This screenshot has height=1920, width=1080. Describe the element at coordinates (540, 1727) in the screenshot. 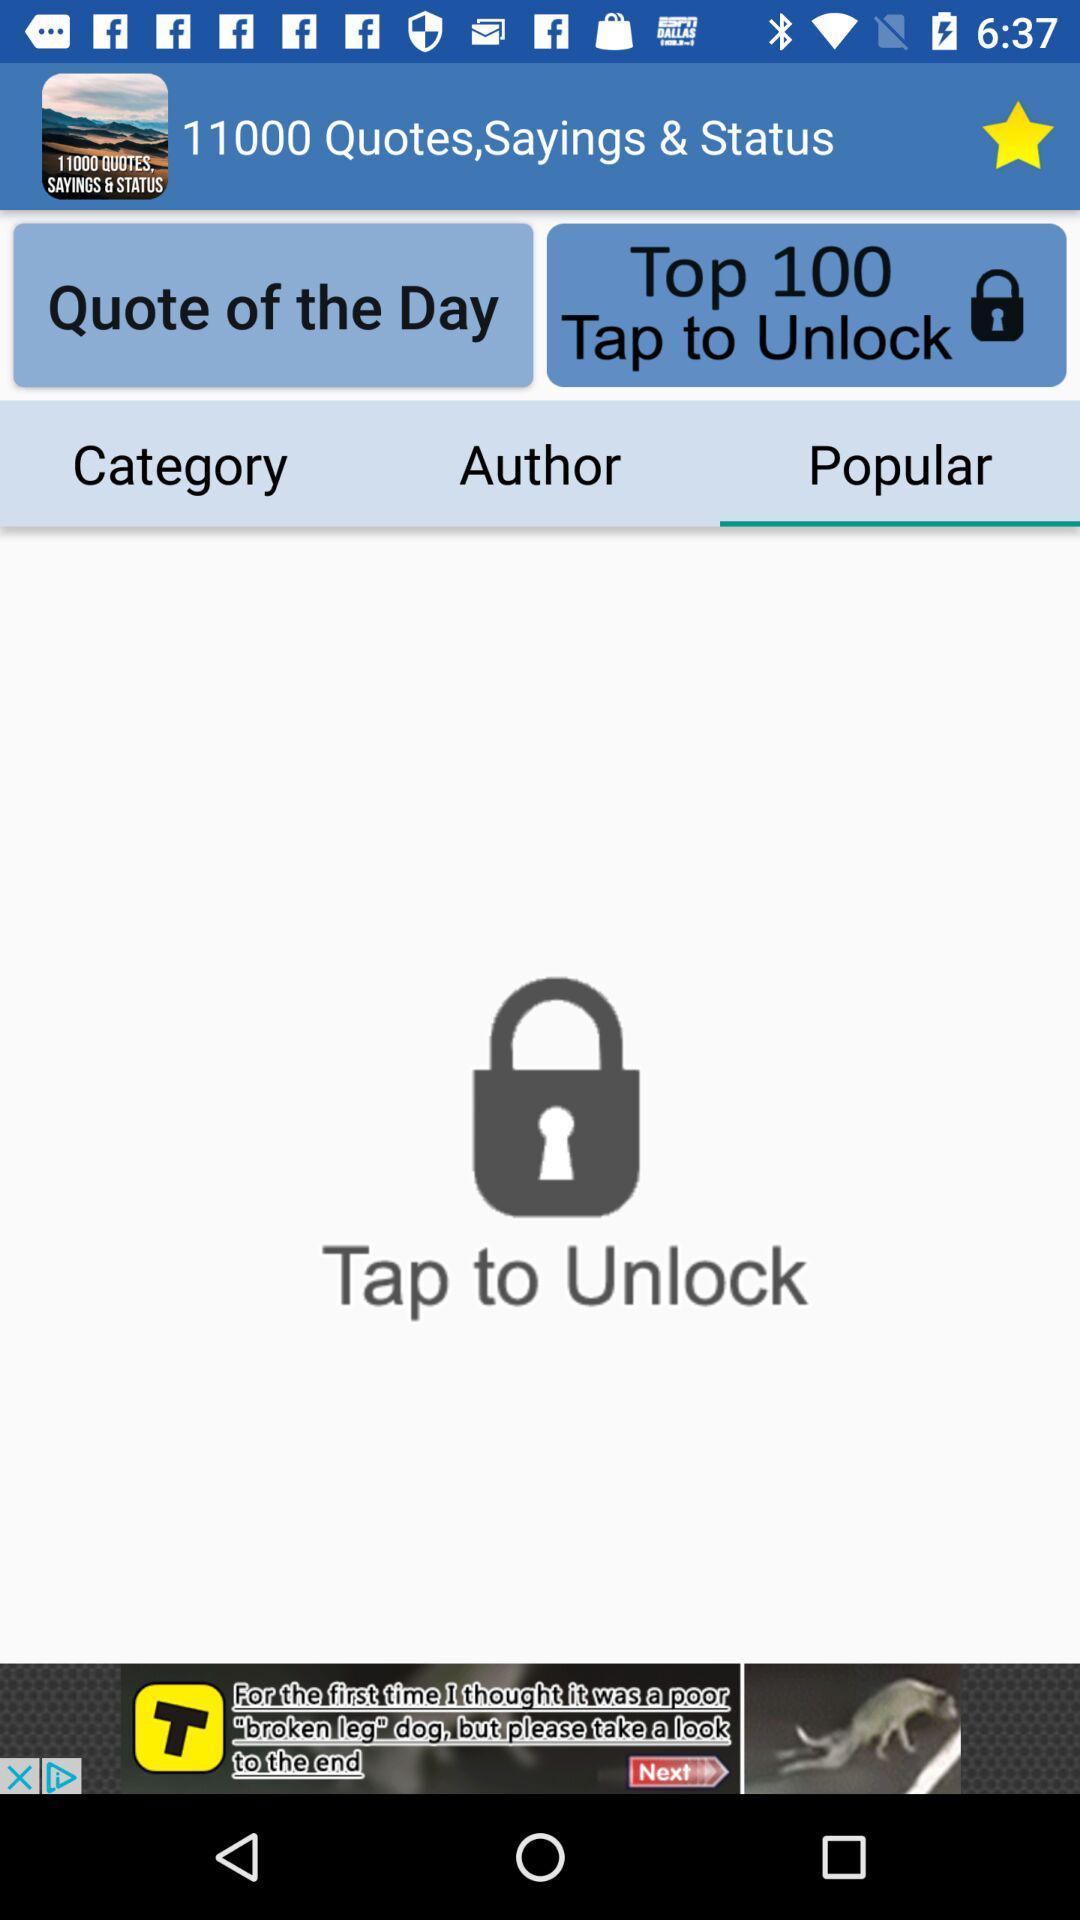

I see `advertisement banner` at that location.